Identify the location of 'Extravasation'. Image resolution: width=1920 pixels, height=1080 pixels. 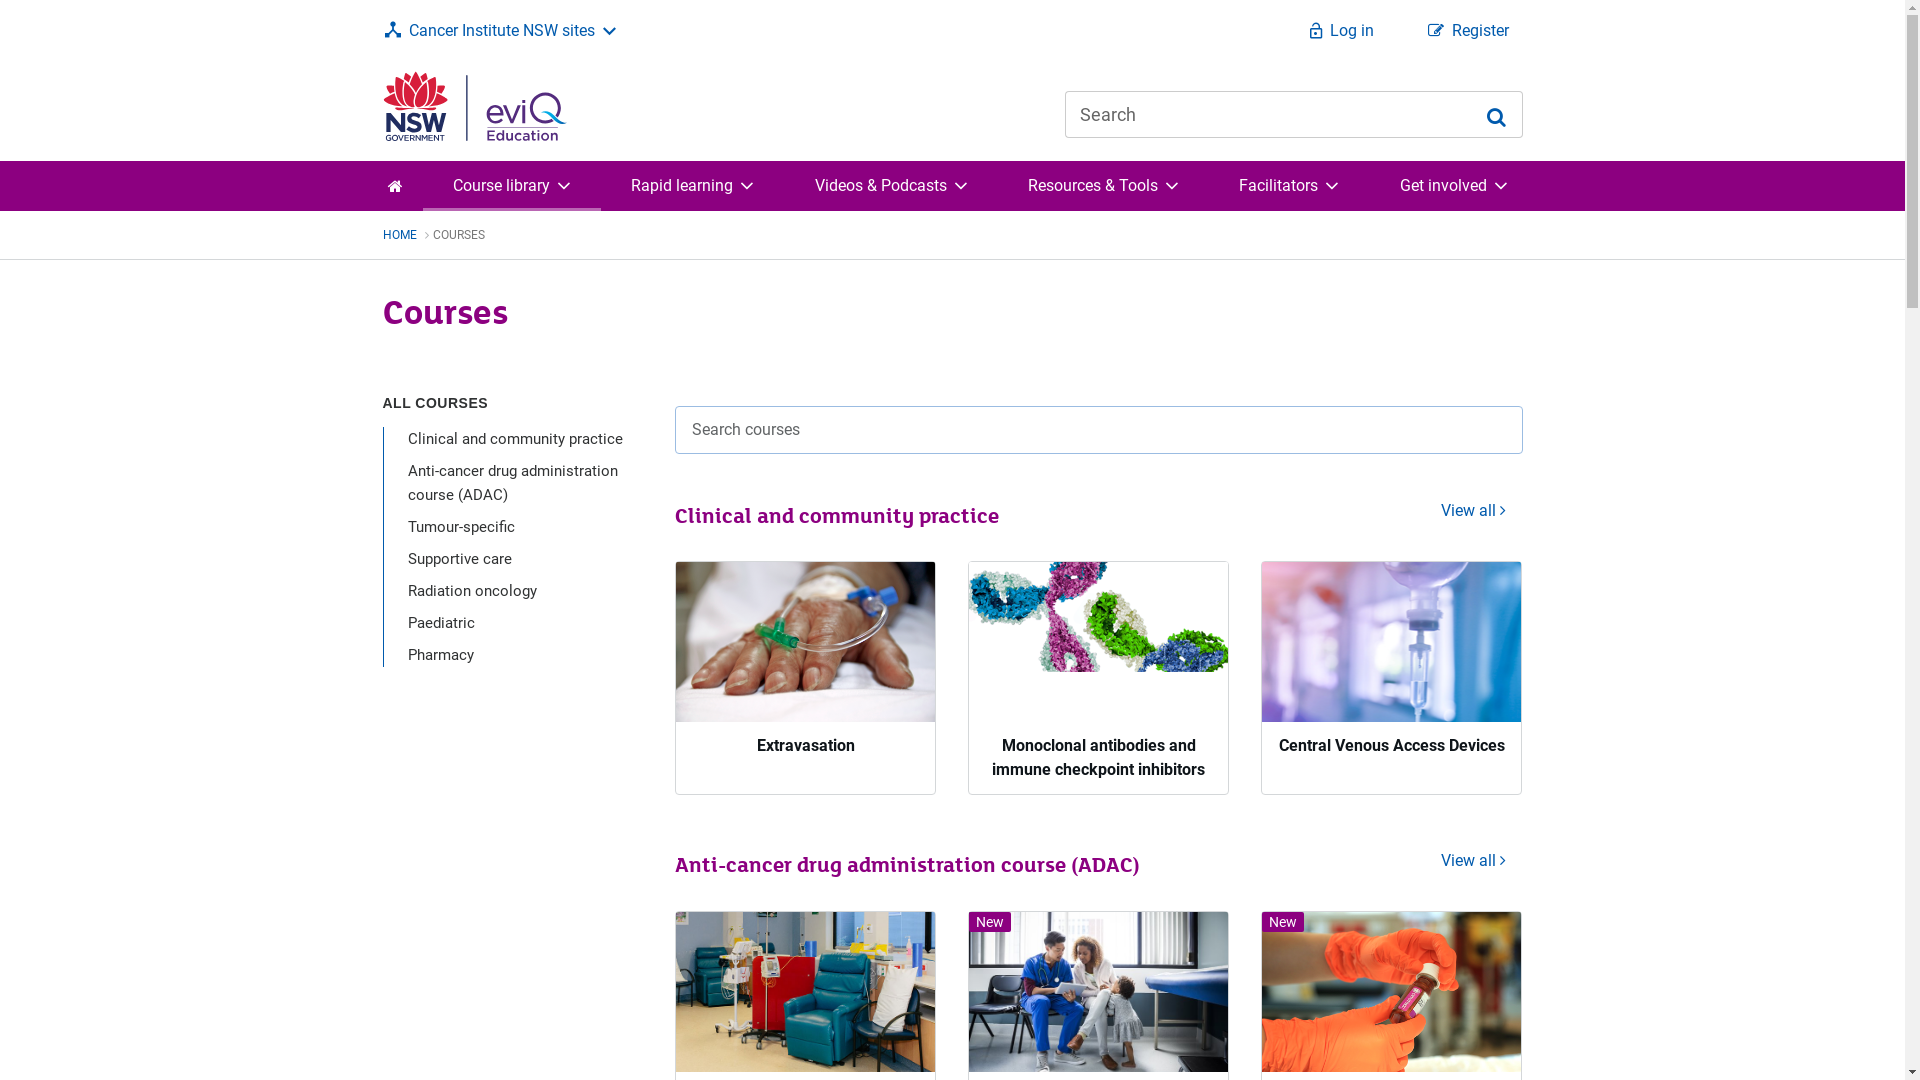
(805, 666).